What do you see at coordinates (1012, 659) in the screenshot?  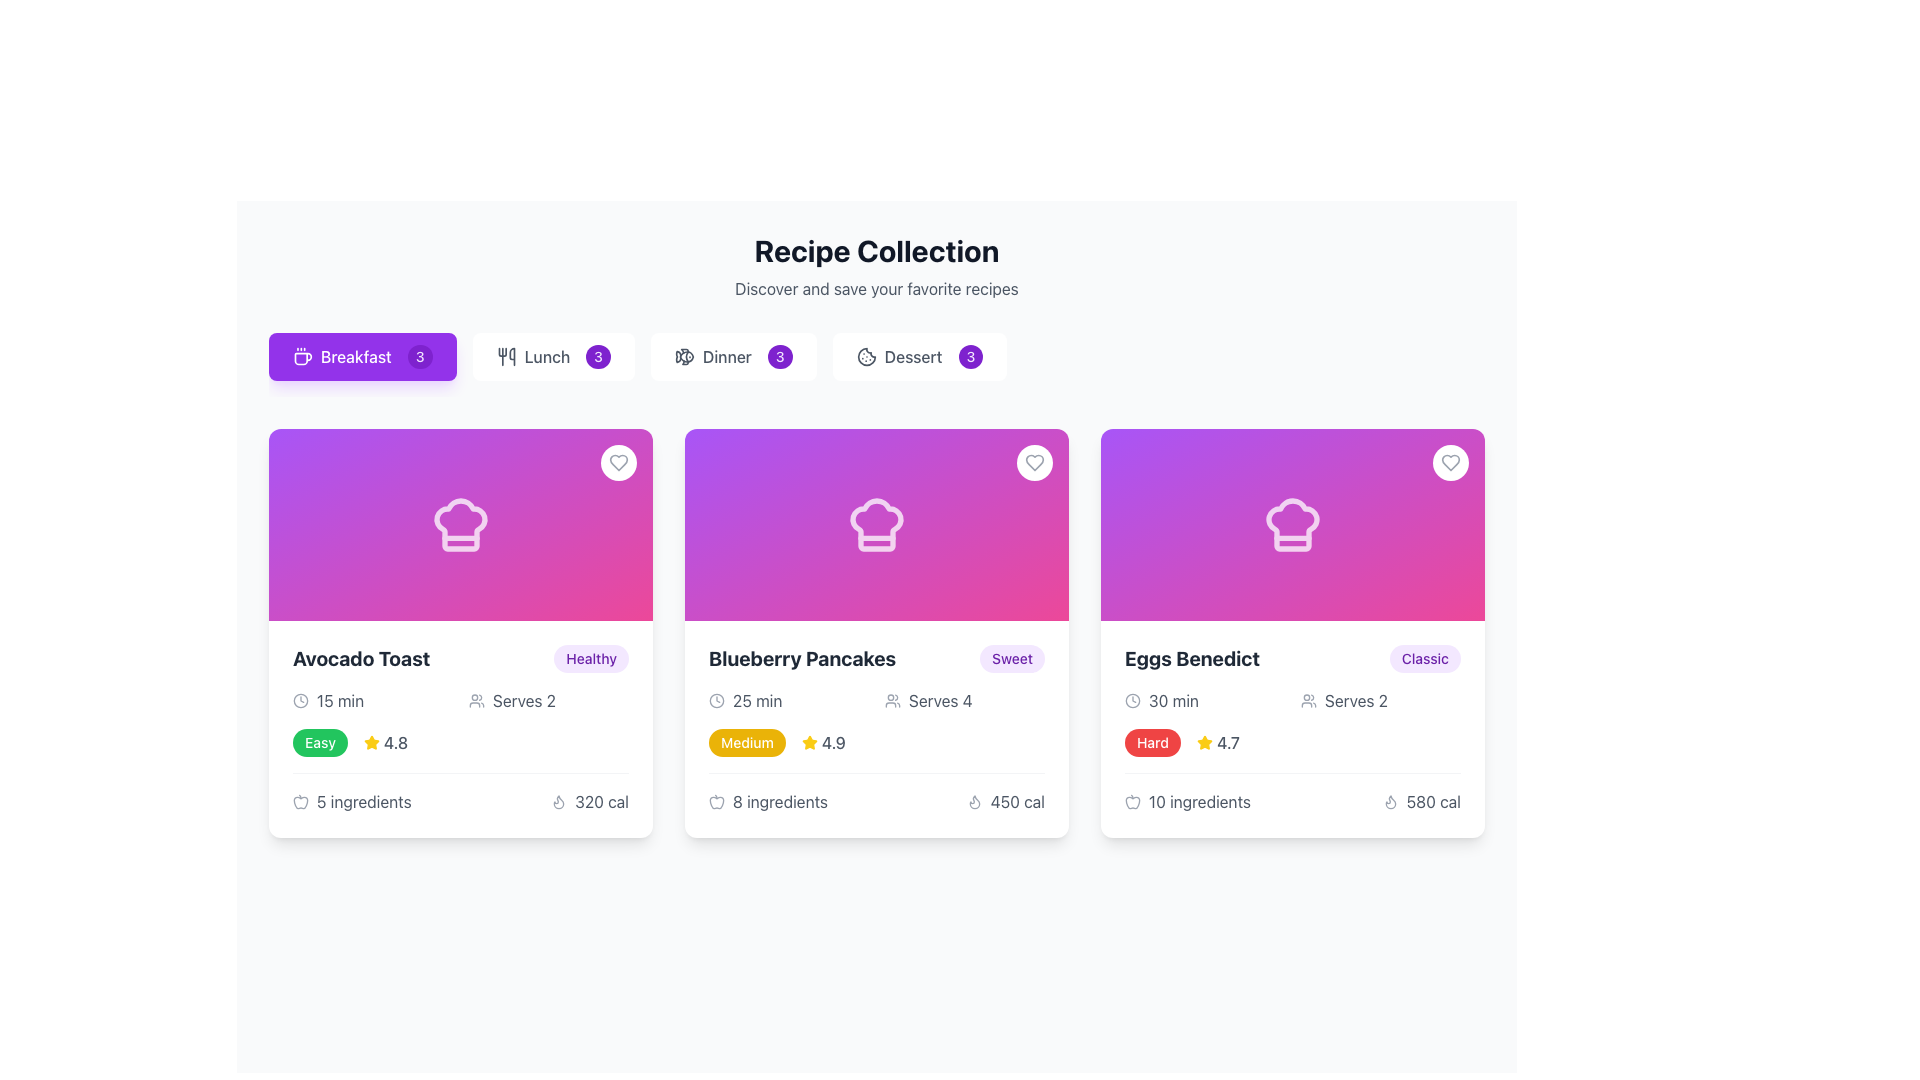 I see `the content of the pill-shaped label with a soft purple background and dark purple text that displays 'Sweet', located in the second card from the left, adjacent to the title 'Blueberry Pancakes'` at bounding box center [1012, 659].